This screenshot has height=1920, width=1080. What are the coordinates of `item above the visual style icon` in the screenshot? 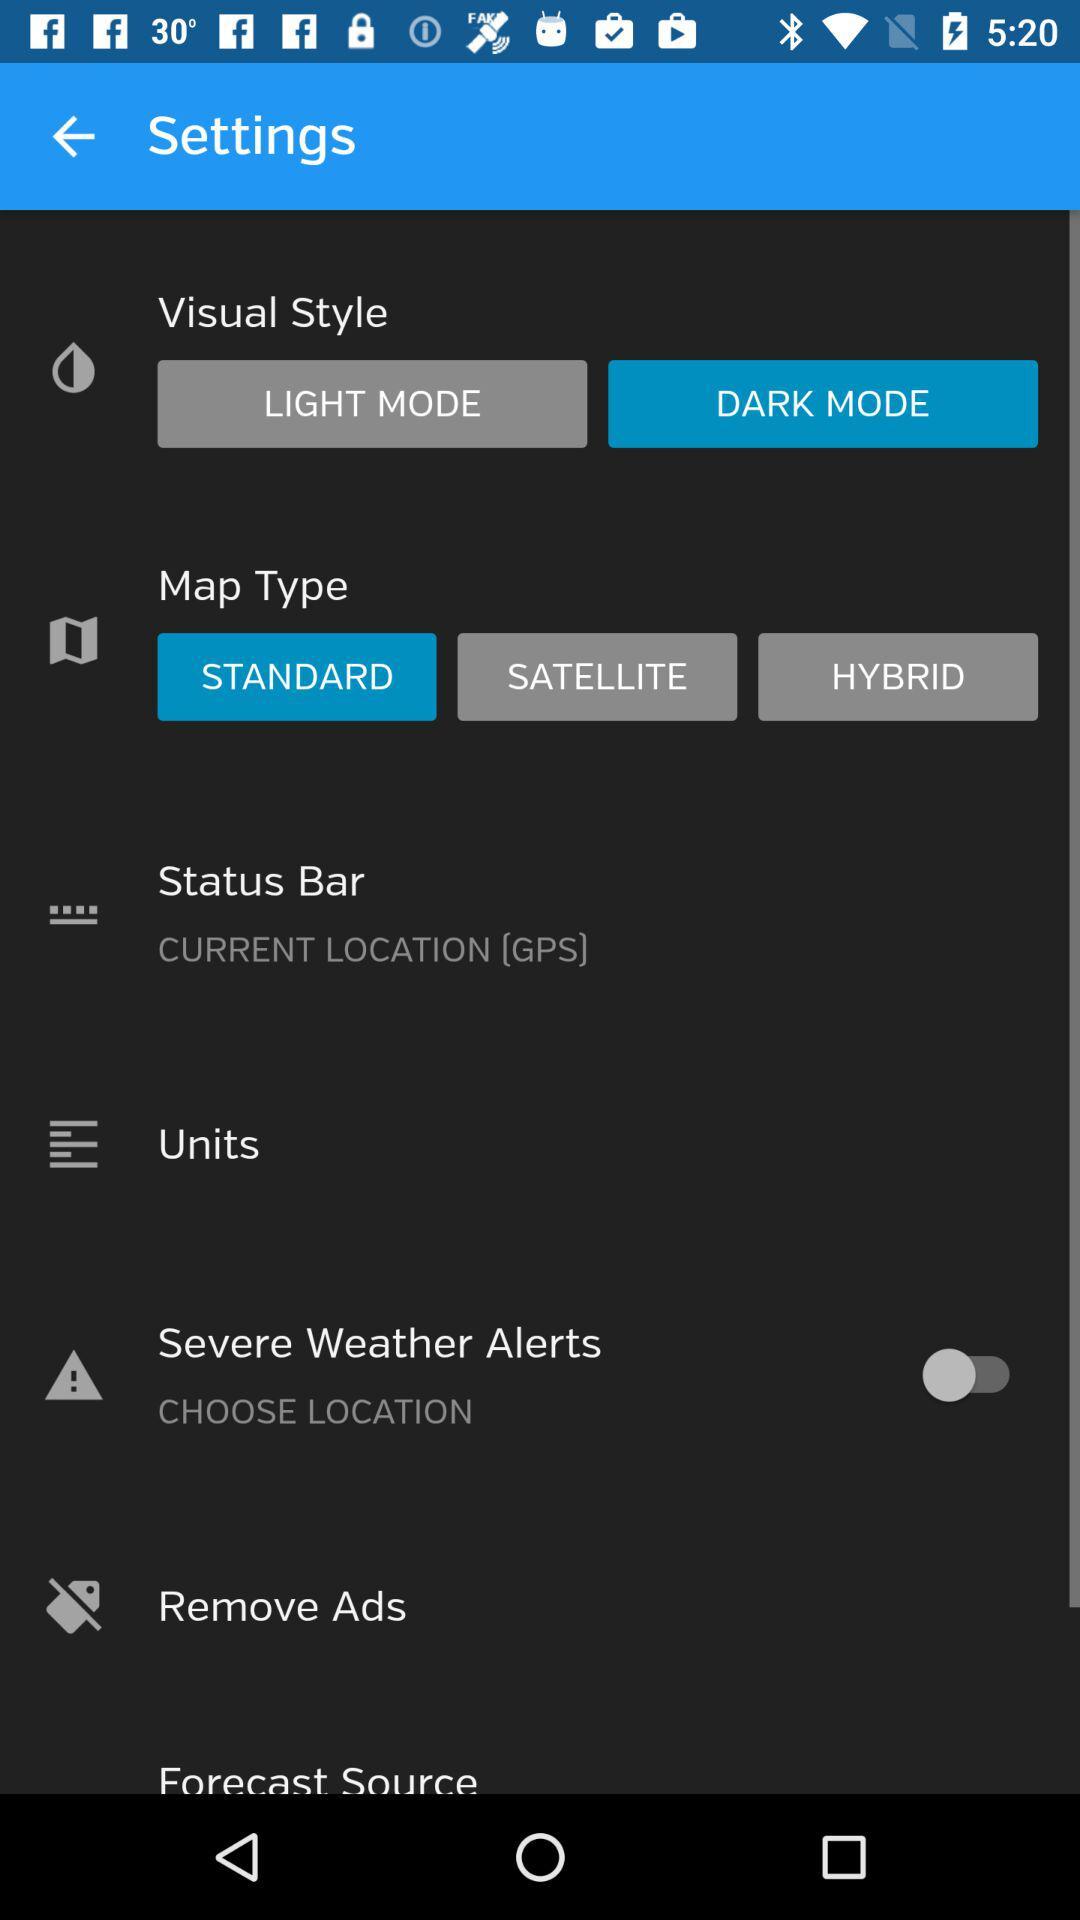 It's located at (72, 135).